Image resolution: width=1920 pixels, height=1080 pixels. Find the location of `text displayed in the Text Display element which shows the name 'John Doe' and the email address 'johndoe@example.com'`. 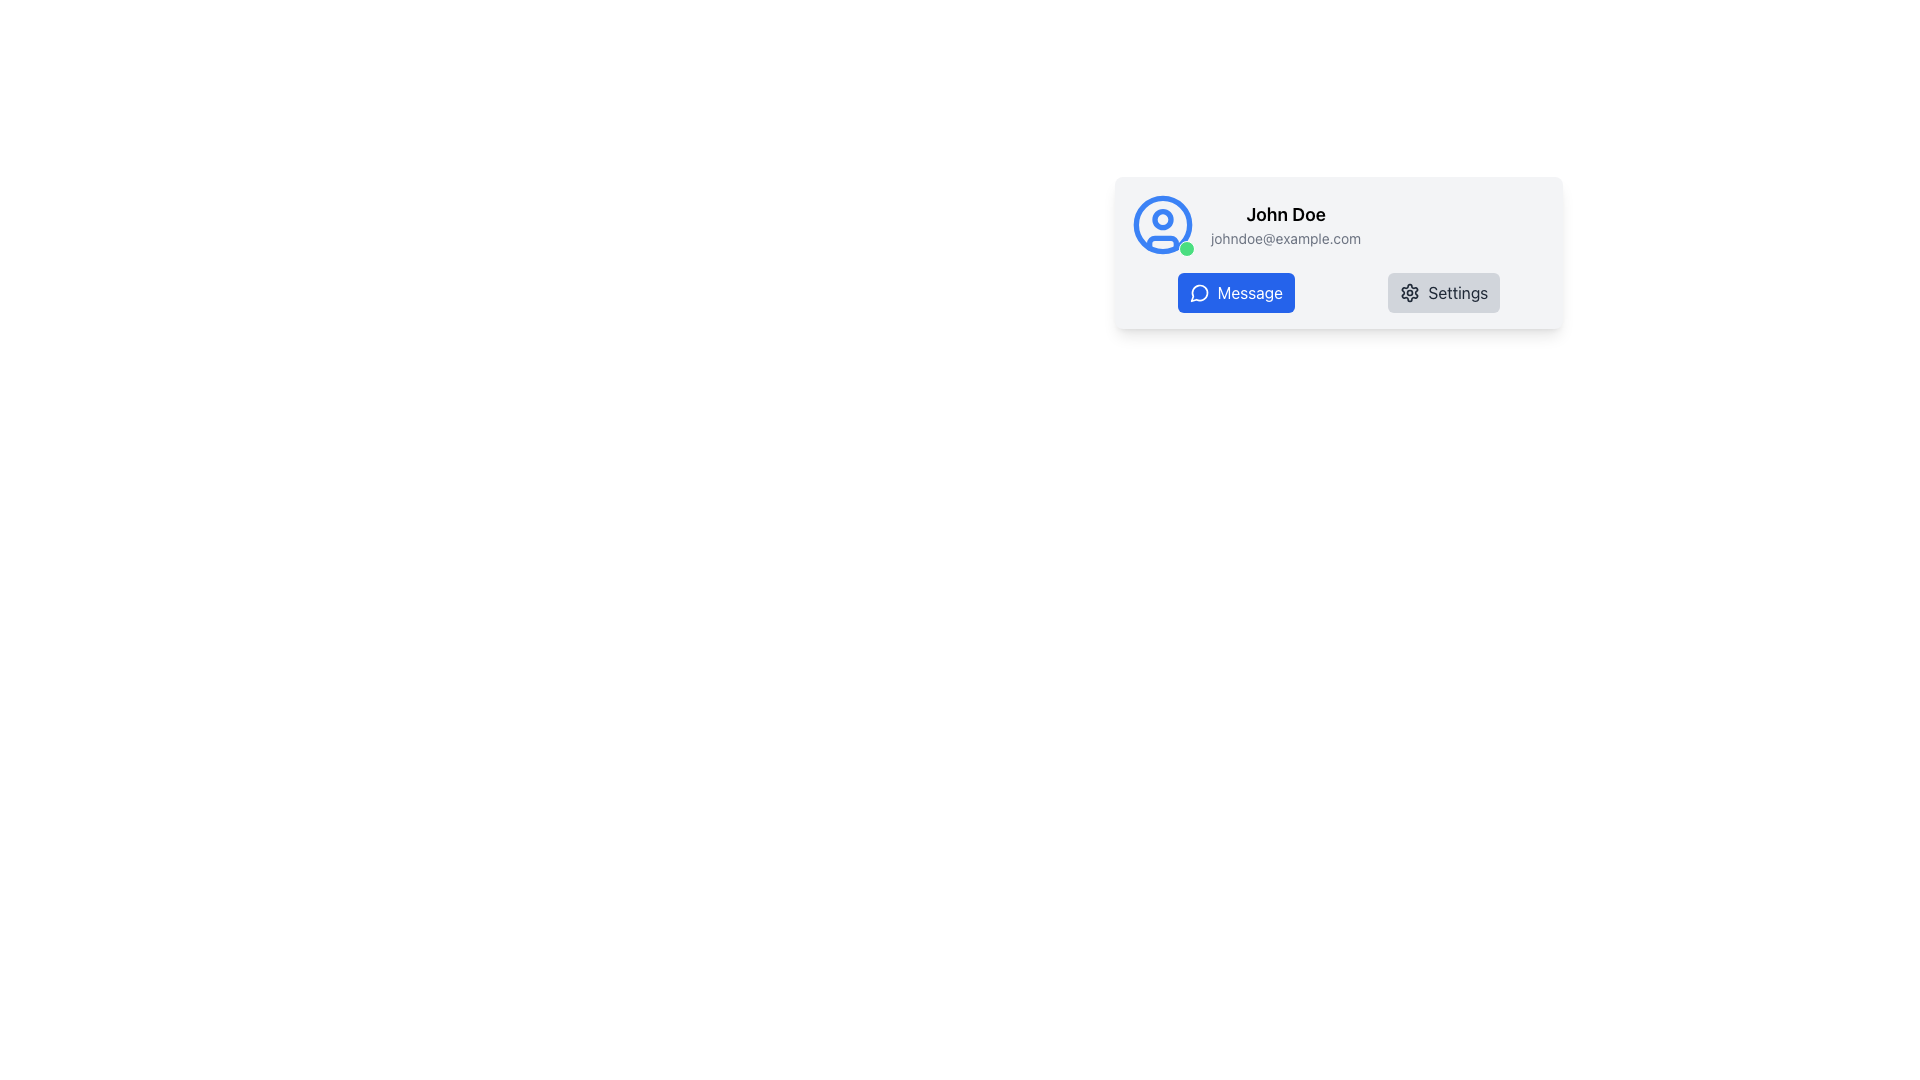

text displayed in the Text Display element which shows the name 'John Doe' and the email address 'johndoe@example.com' is located at coordinates (1286, 224).